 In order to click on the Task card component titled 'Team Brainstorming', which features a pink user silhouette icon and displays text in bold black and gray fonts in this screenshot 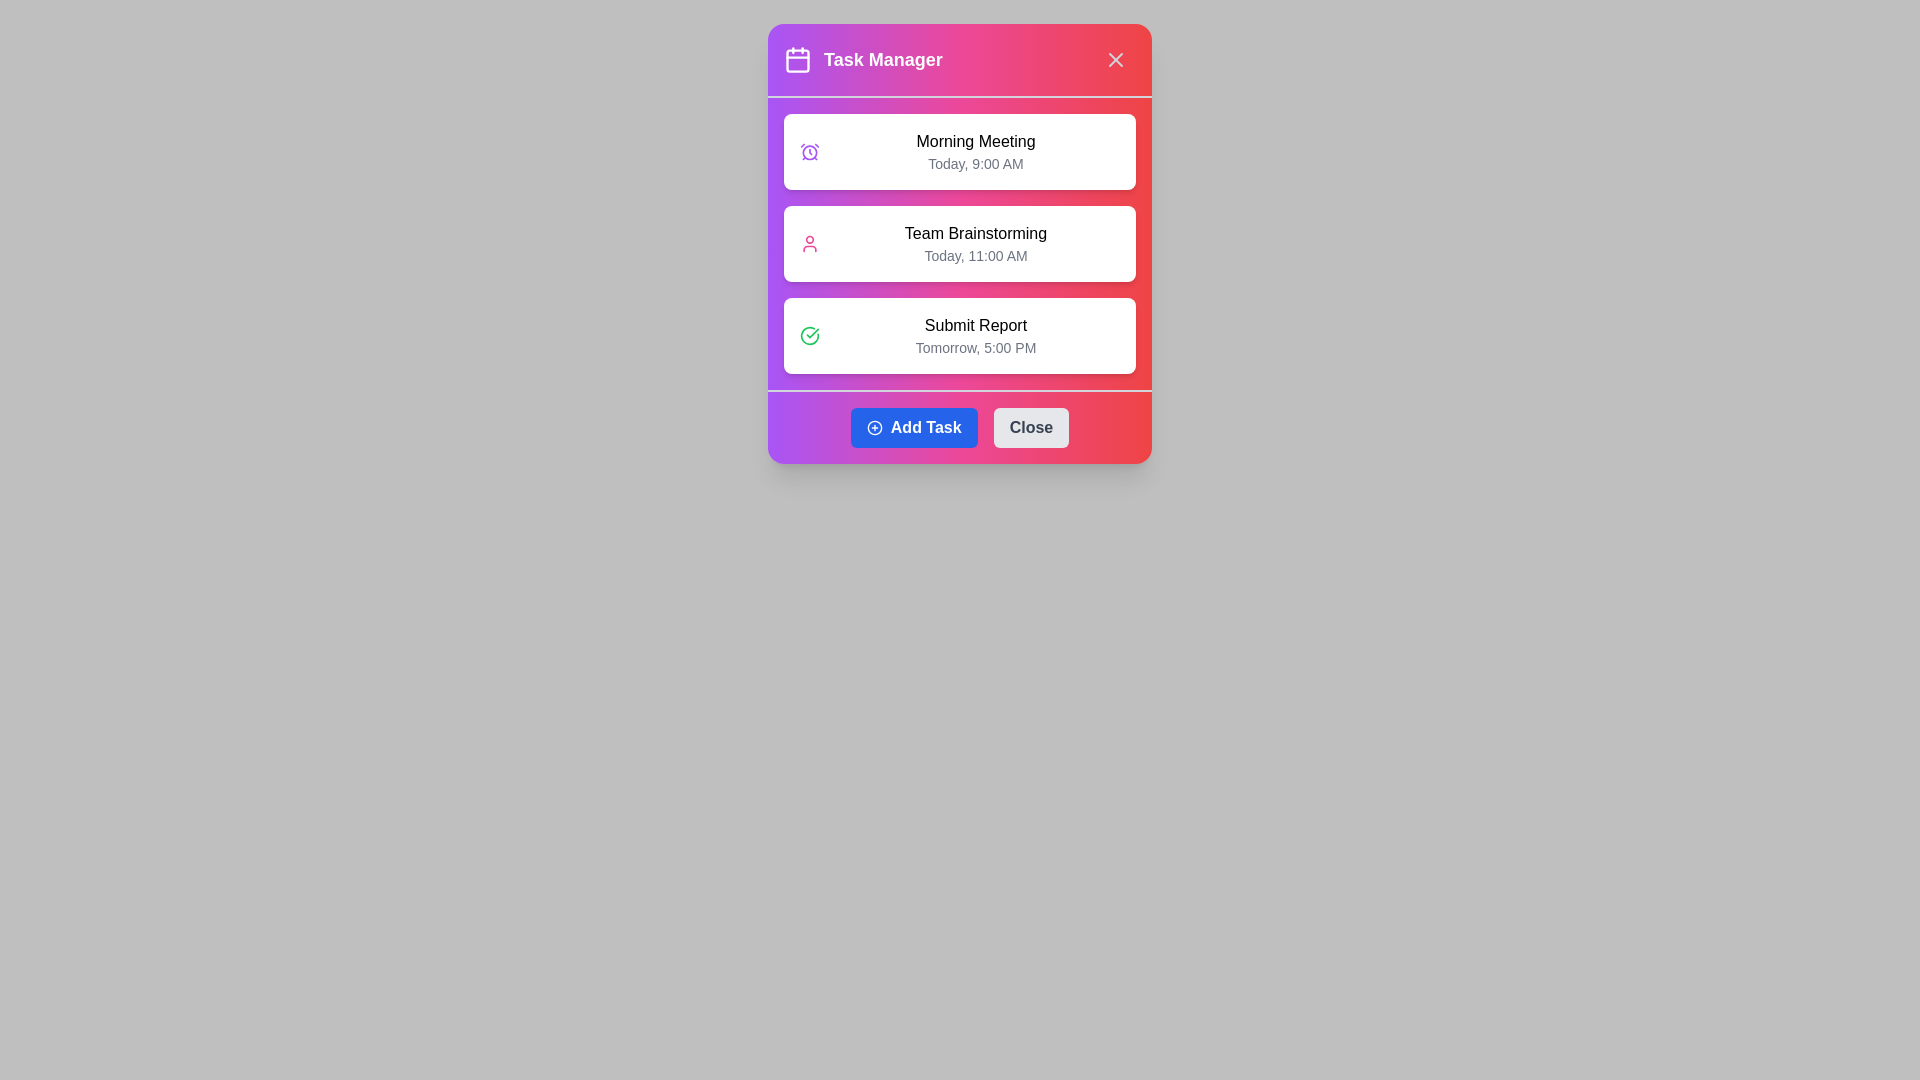, I will do `click(960, 242)`.